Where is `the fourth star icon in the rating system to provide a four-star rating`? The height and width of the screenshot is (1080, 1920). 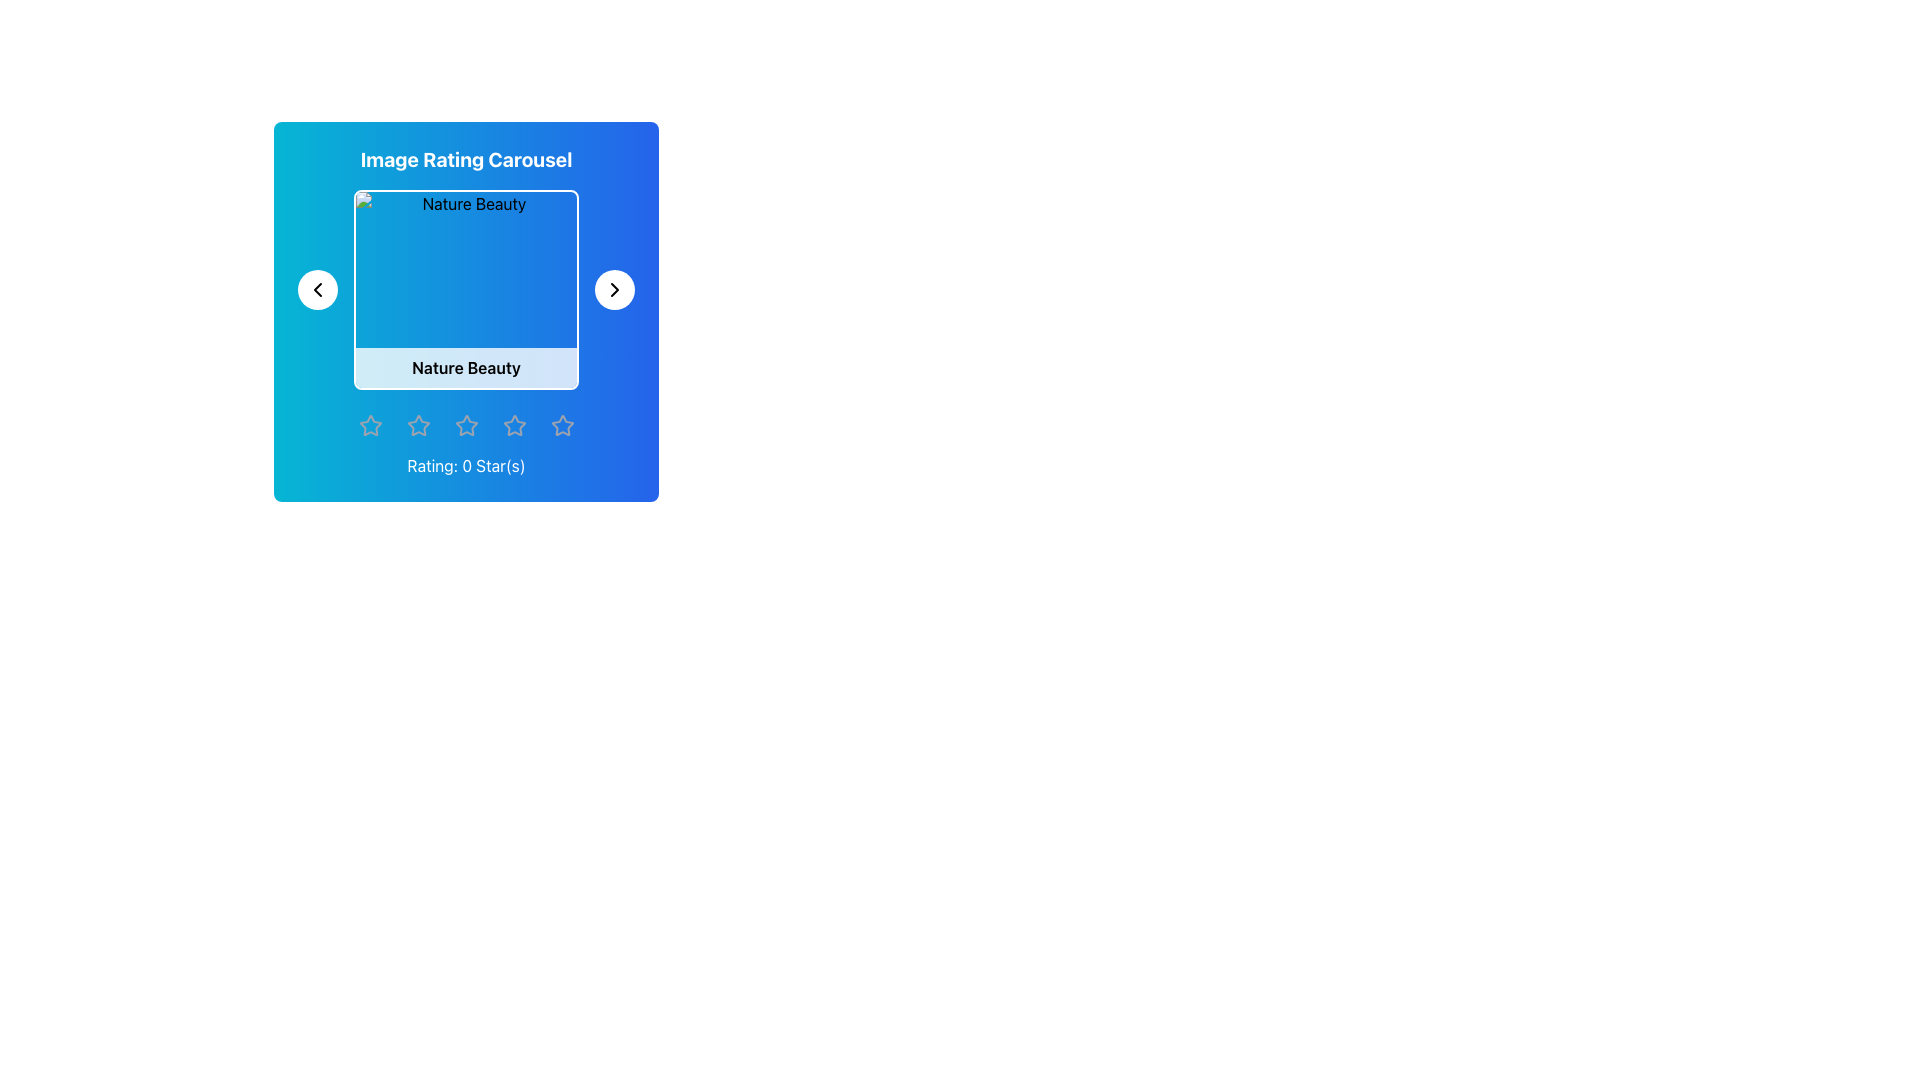
the fourth star icon in the rating system to provide a four-star rating is located at coordinates (514, 424).